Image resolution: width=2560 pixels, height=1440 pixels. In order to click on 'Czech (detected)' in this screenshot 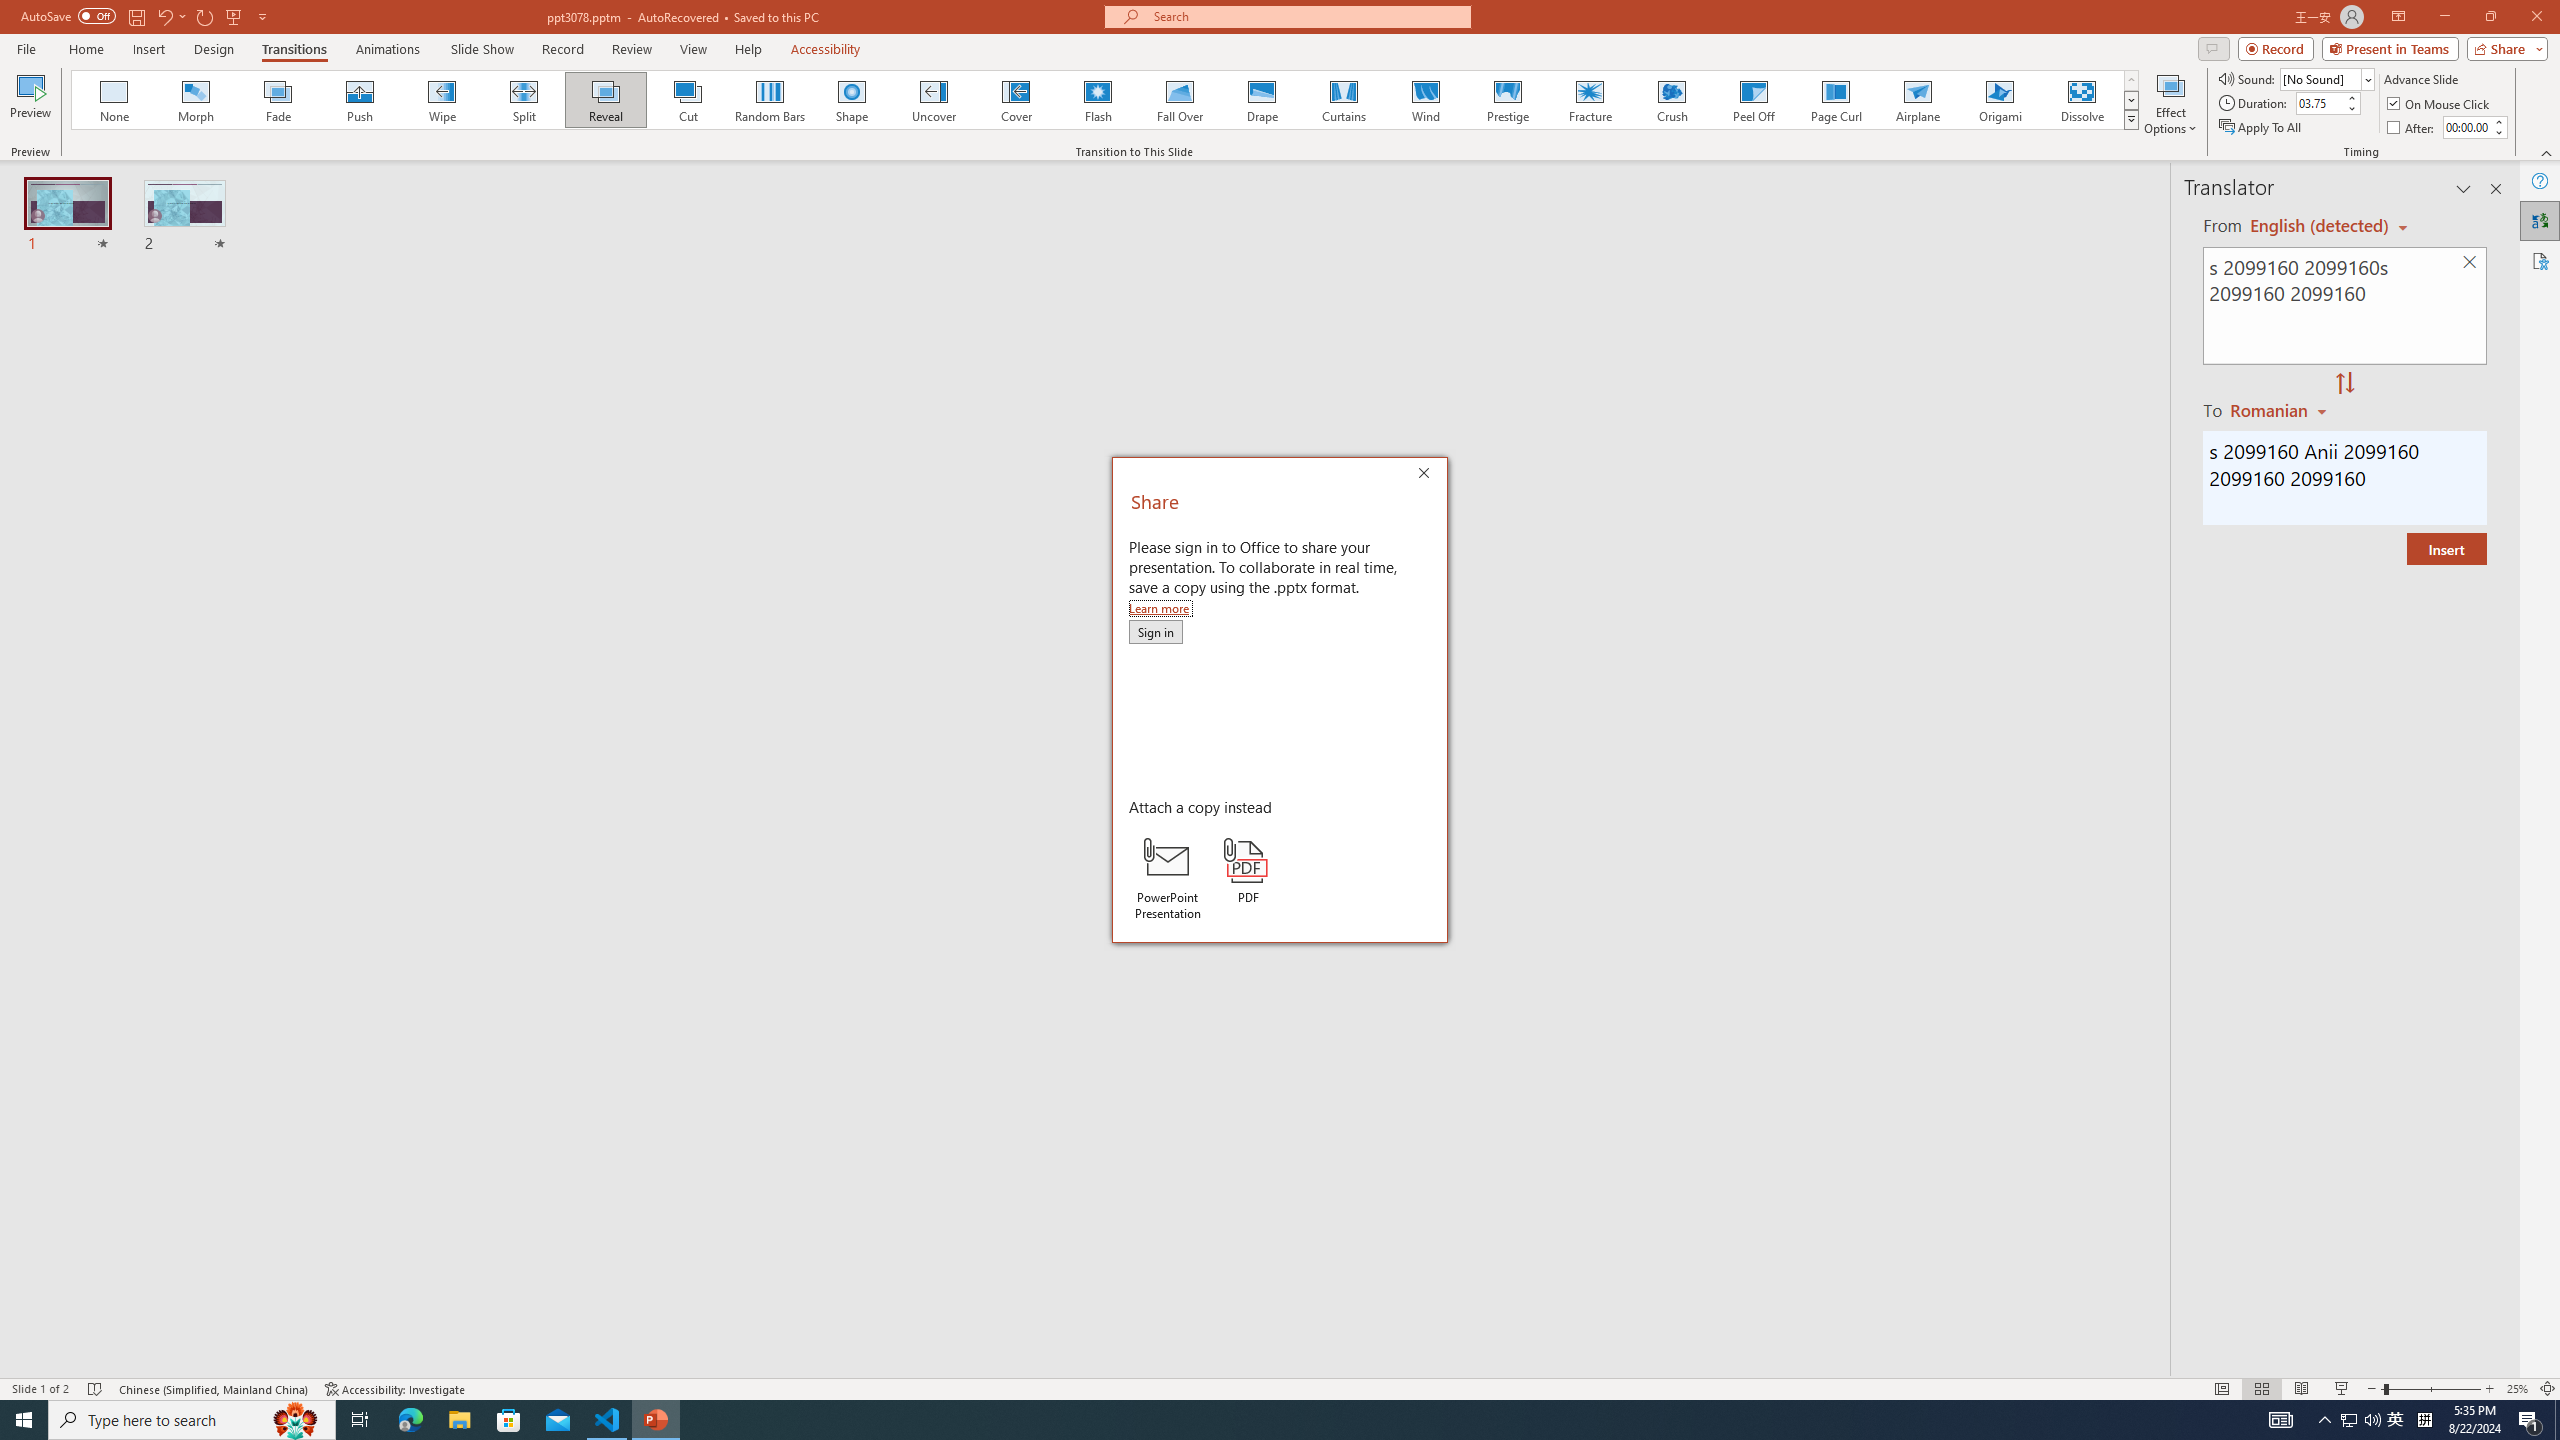, I will do `click(2319, 225)`.